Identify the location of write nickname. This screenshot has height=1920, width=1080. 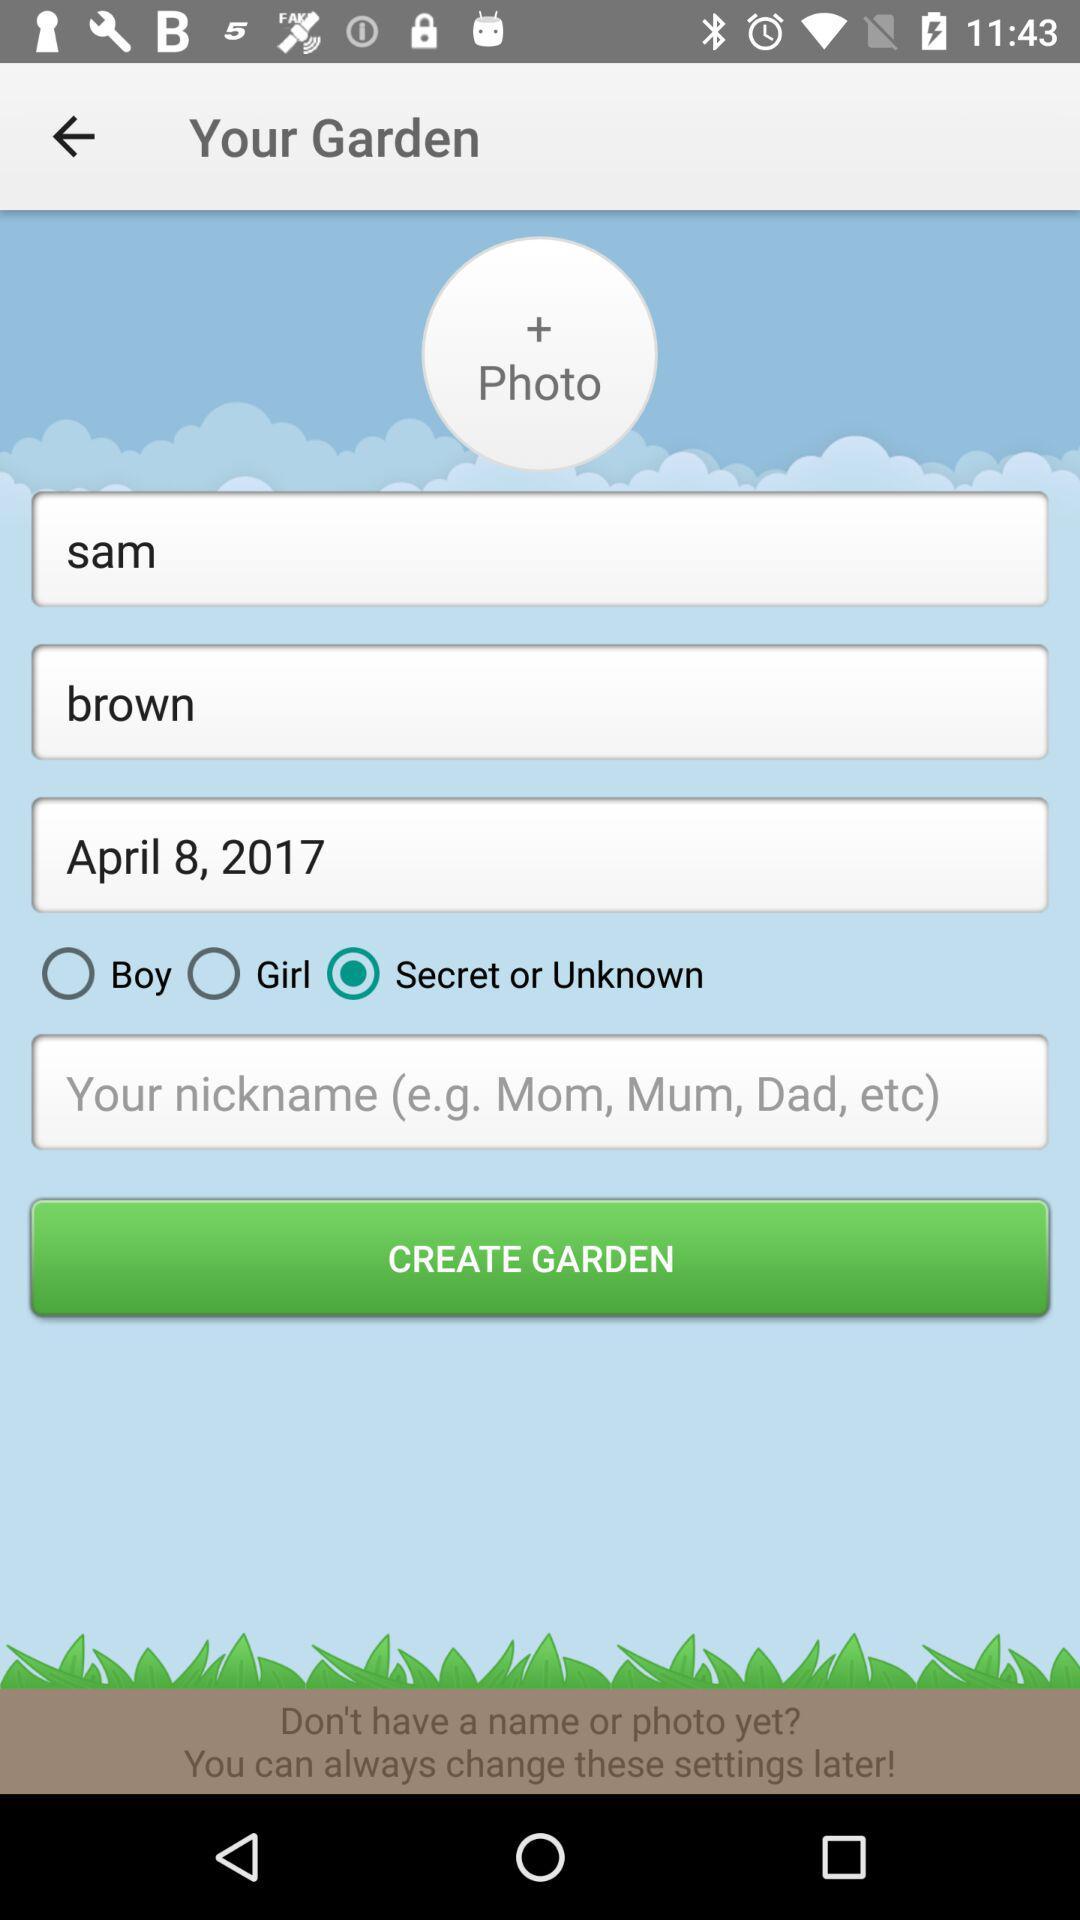
(540, 1090).